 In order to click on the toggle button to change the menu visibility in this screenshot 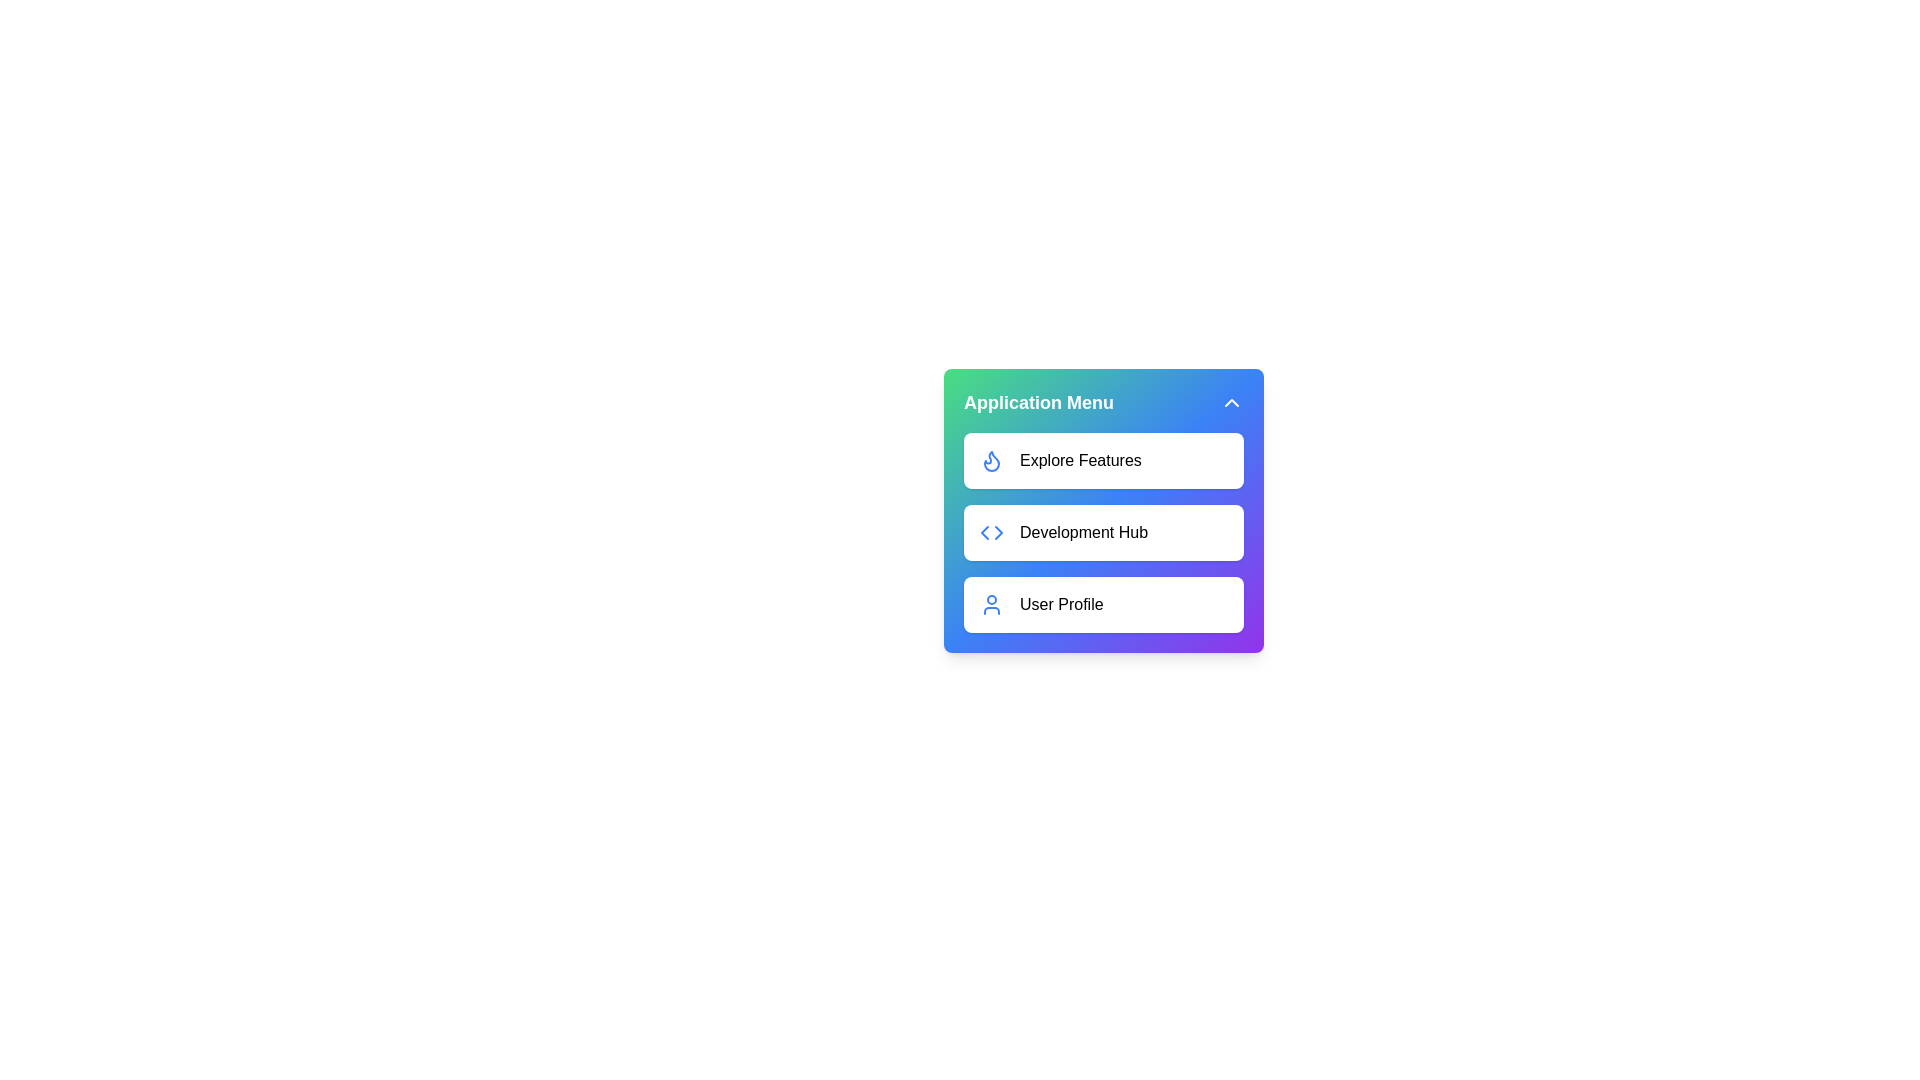, I will do `click(1231, 402)`.